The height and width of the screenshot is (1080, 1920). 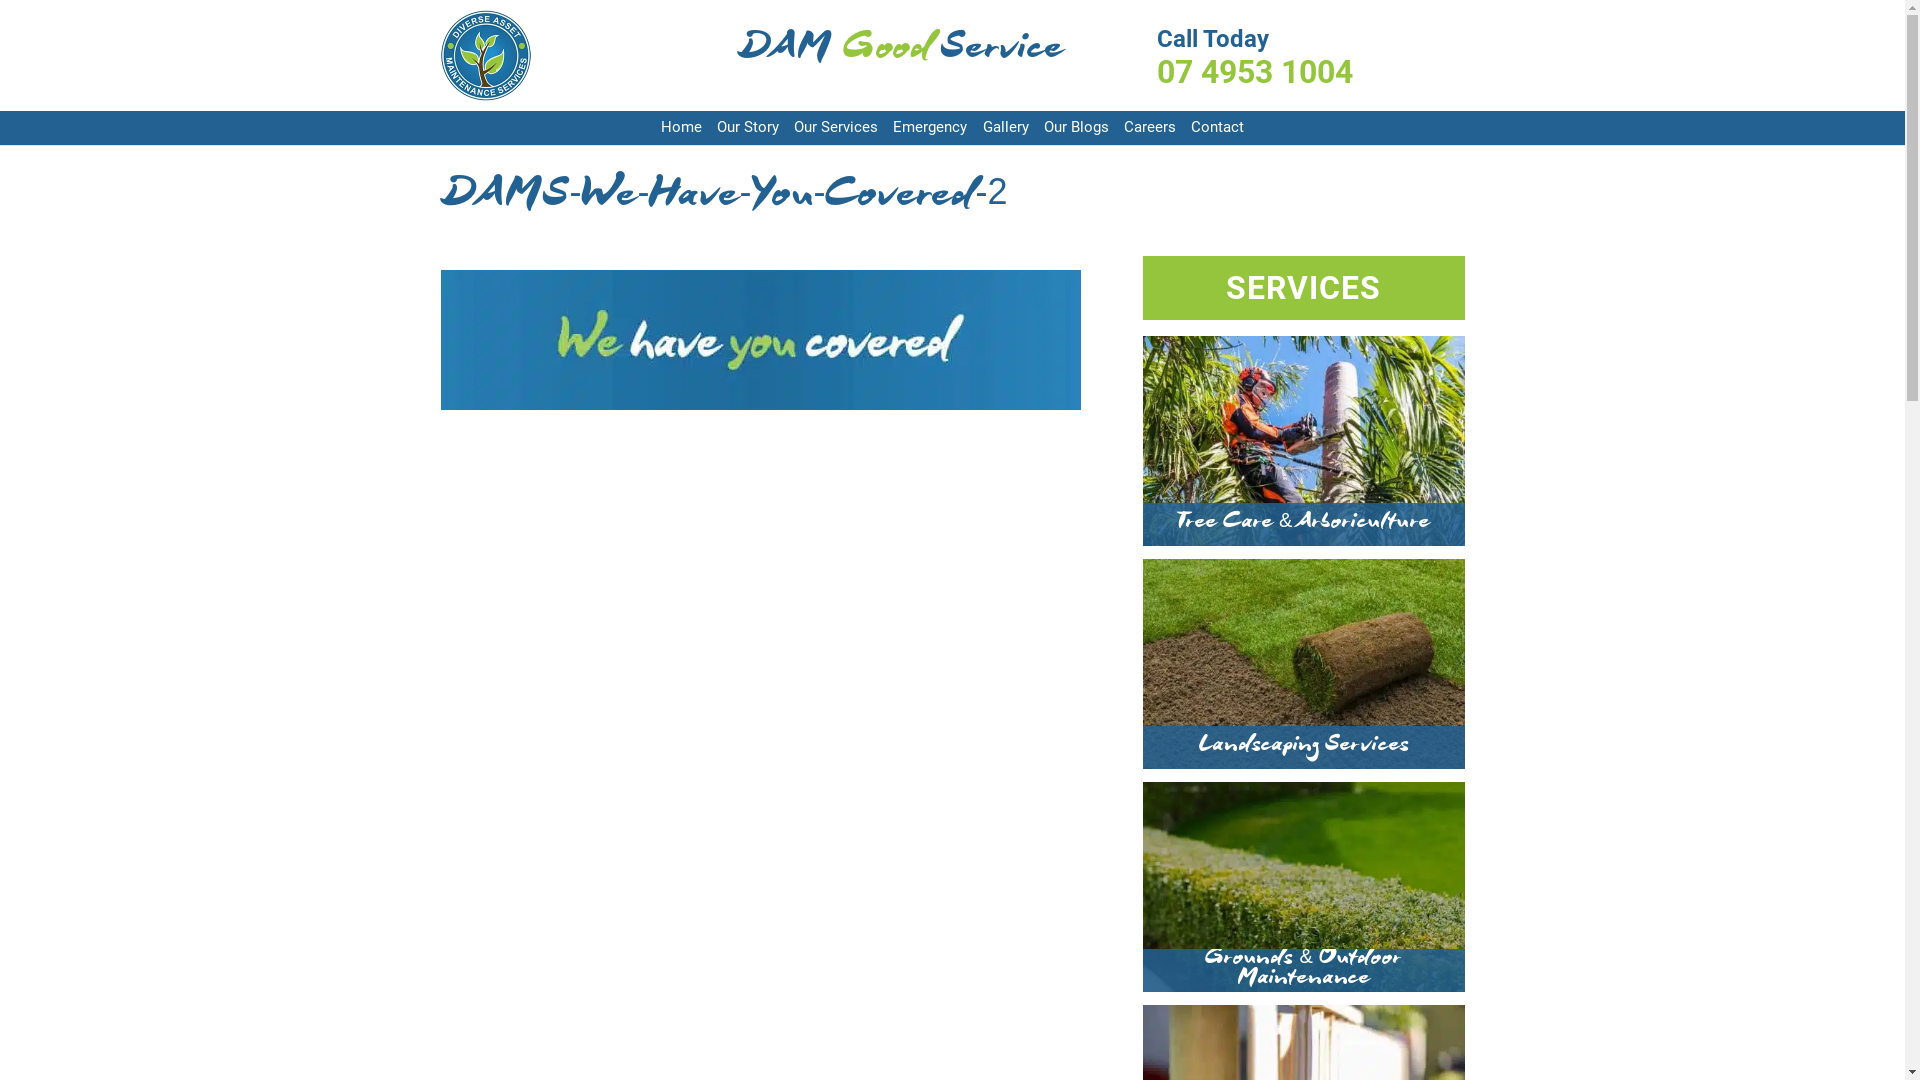 I want to click on 'Our Story', so click(x=716, y=128).